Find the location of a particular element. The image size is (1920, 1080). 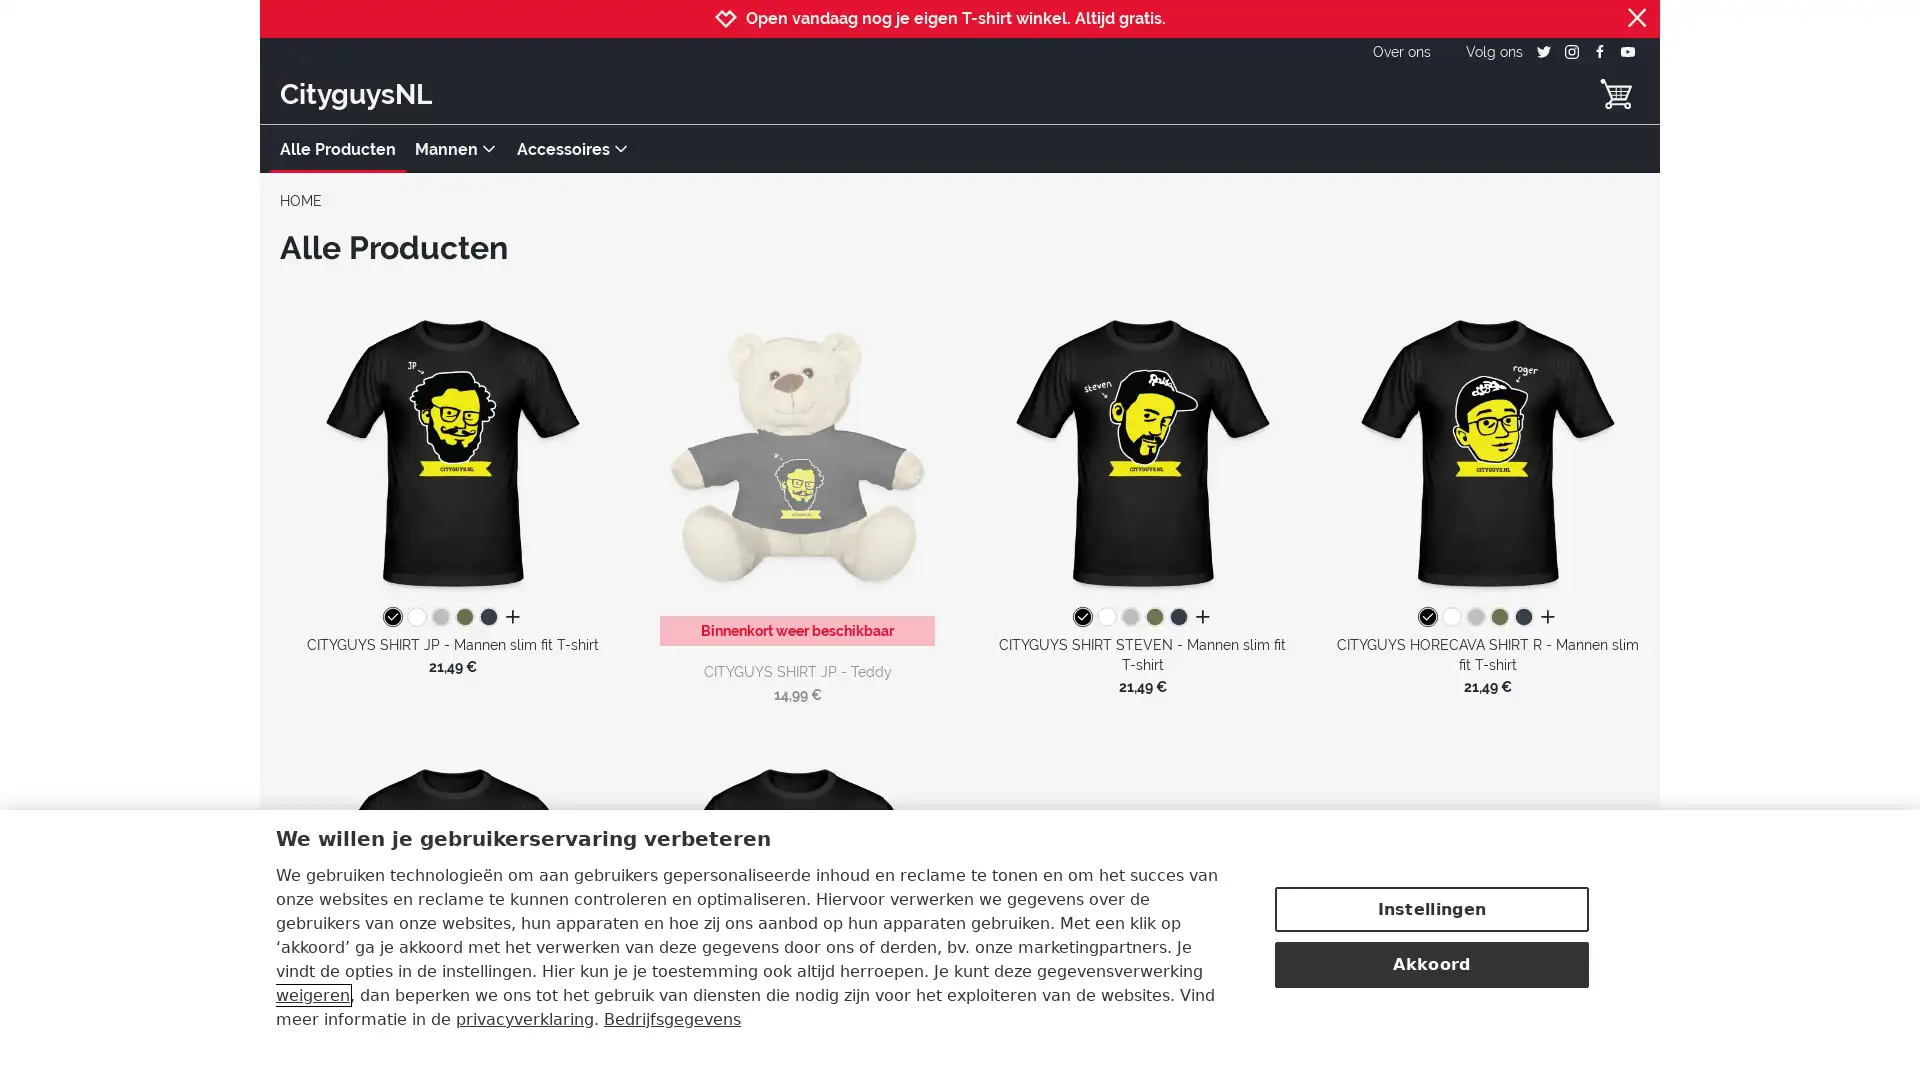

CITYGUYS SHIRT JP - Teddy Binnenkort weer beschikbaar is located at coordinates (796, 471).